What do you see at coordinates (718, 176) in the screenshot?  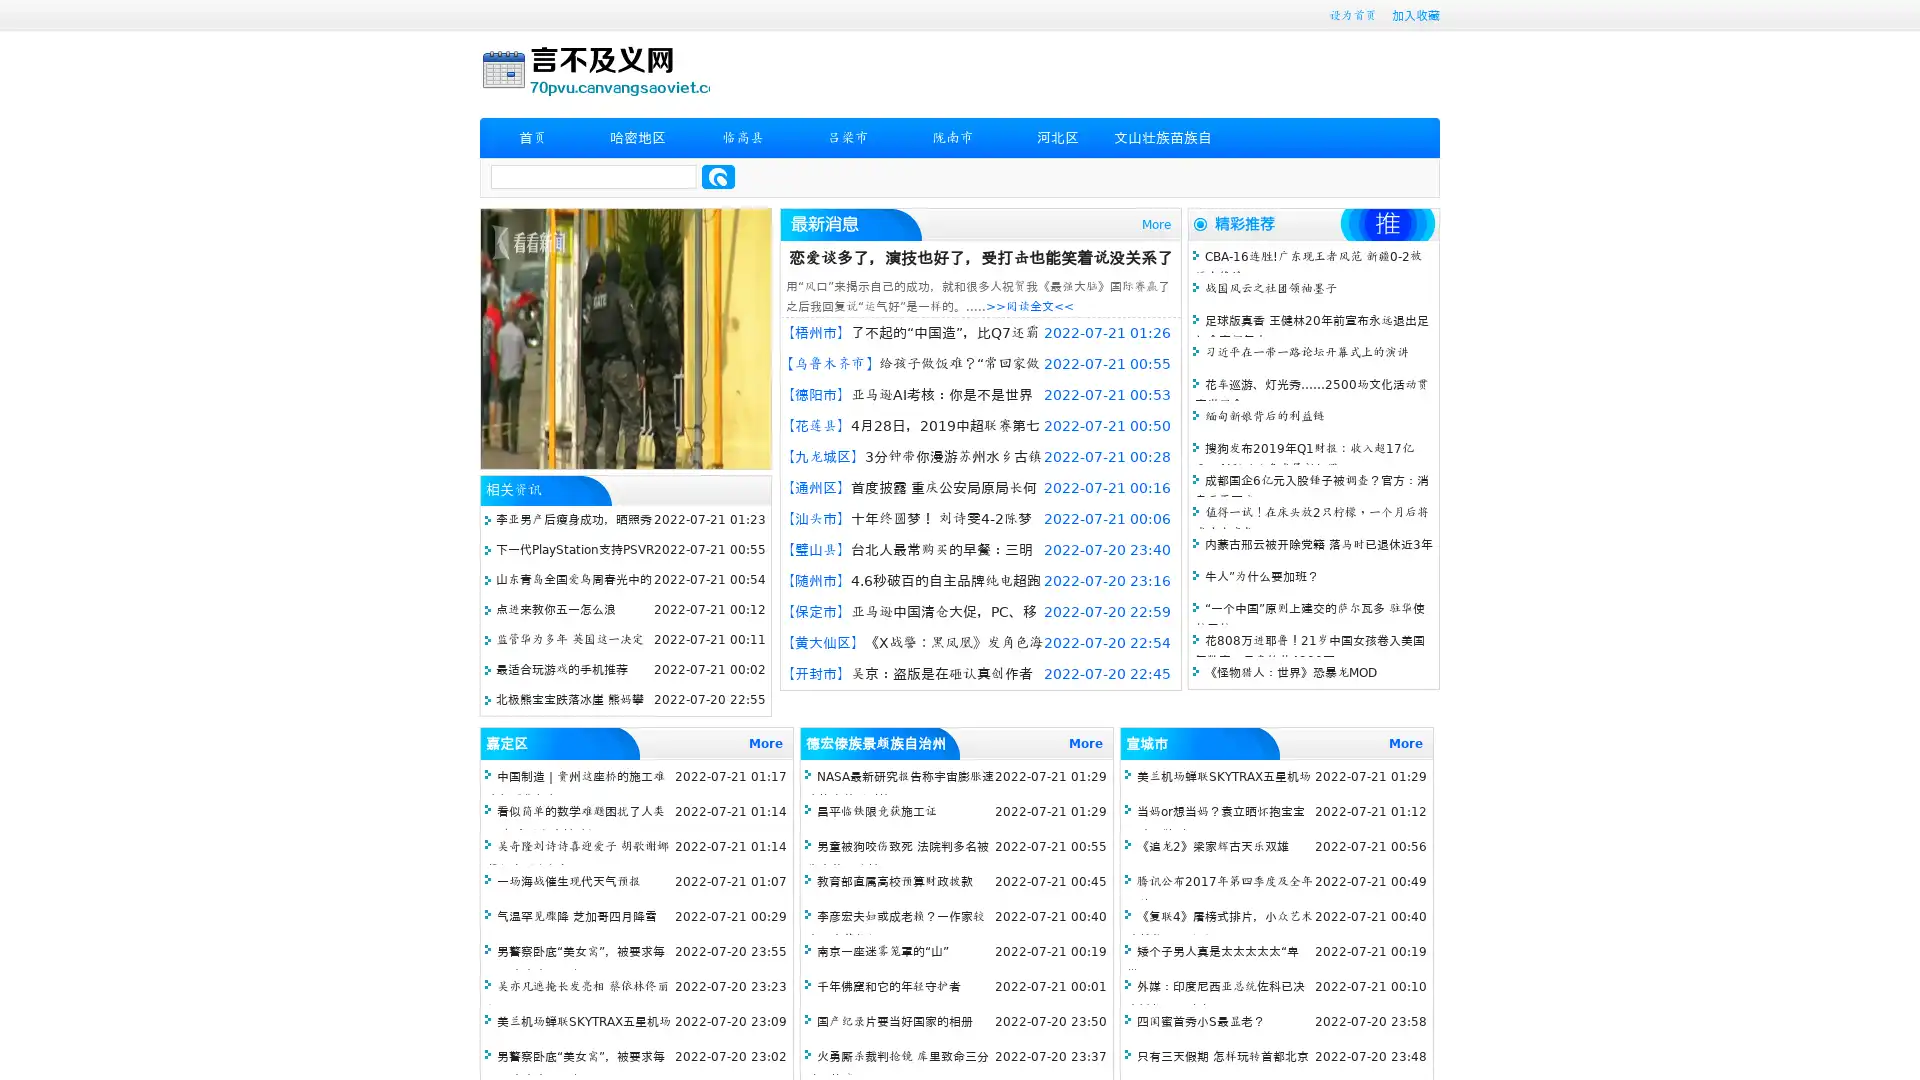 I see `Search` at bounding box center [718, 176].